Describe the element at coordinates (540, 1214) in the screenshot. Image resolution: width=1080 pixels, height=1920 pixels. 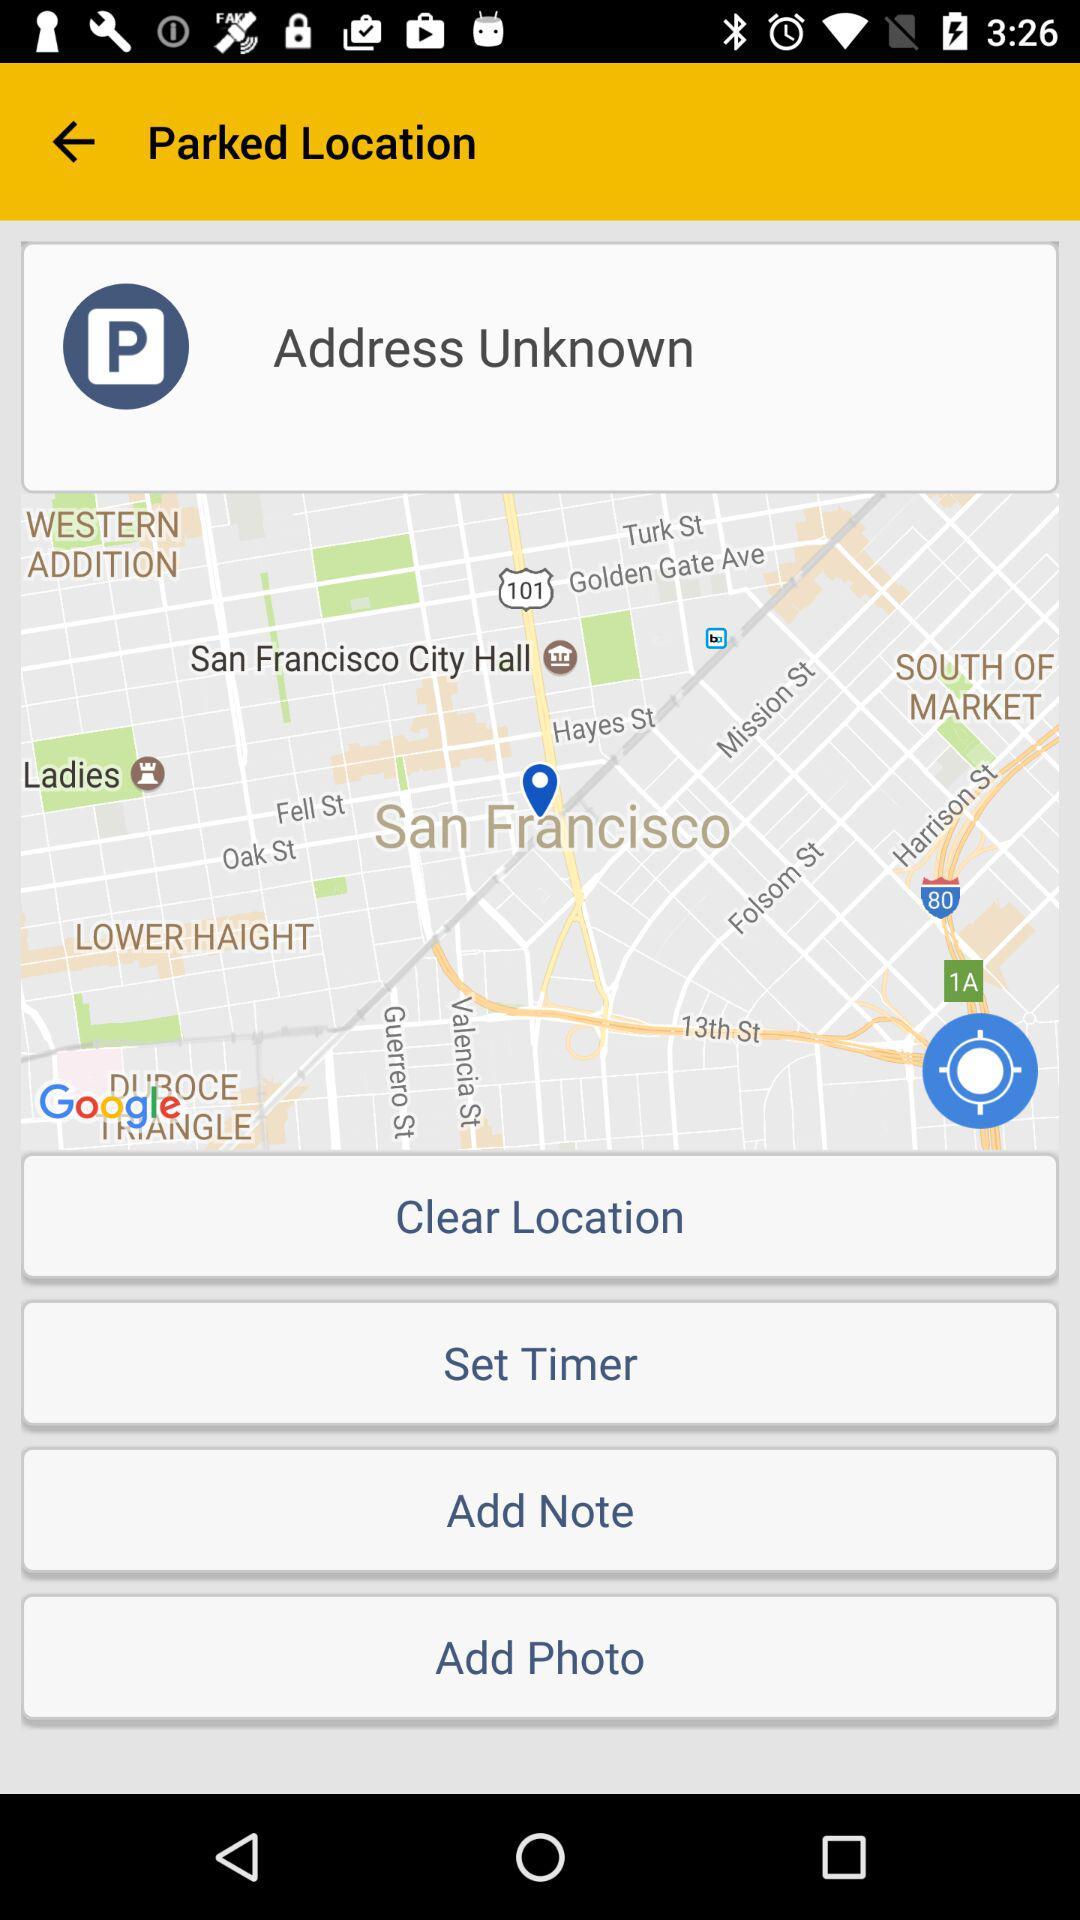
I see `clear location` at that location.